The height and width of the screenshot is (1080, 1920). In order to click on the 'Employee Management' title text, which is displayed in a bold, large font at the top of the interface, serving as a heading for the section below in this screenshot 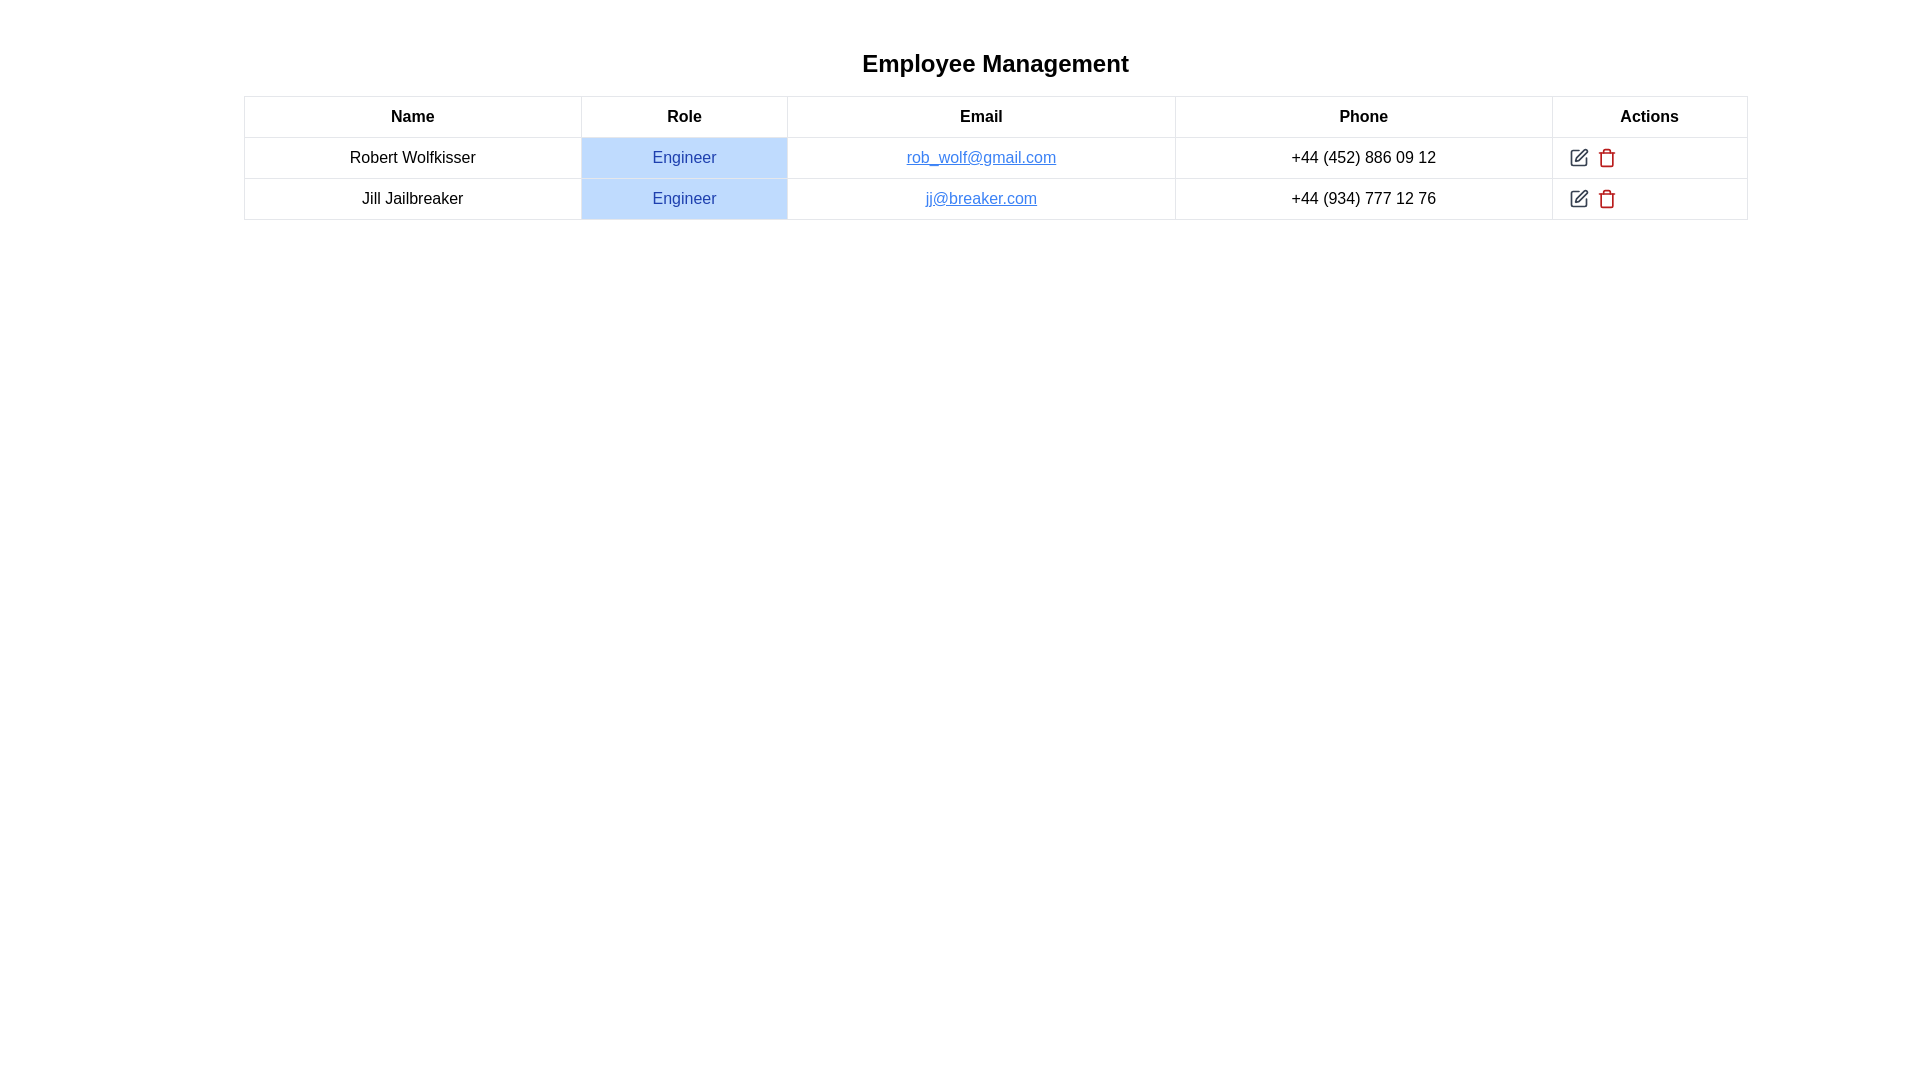, I will do `click(995, 63)`.